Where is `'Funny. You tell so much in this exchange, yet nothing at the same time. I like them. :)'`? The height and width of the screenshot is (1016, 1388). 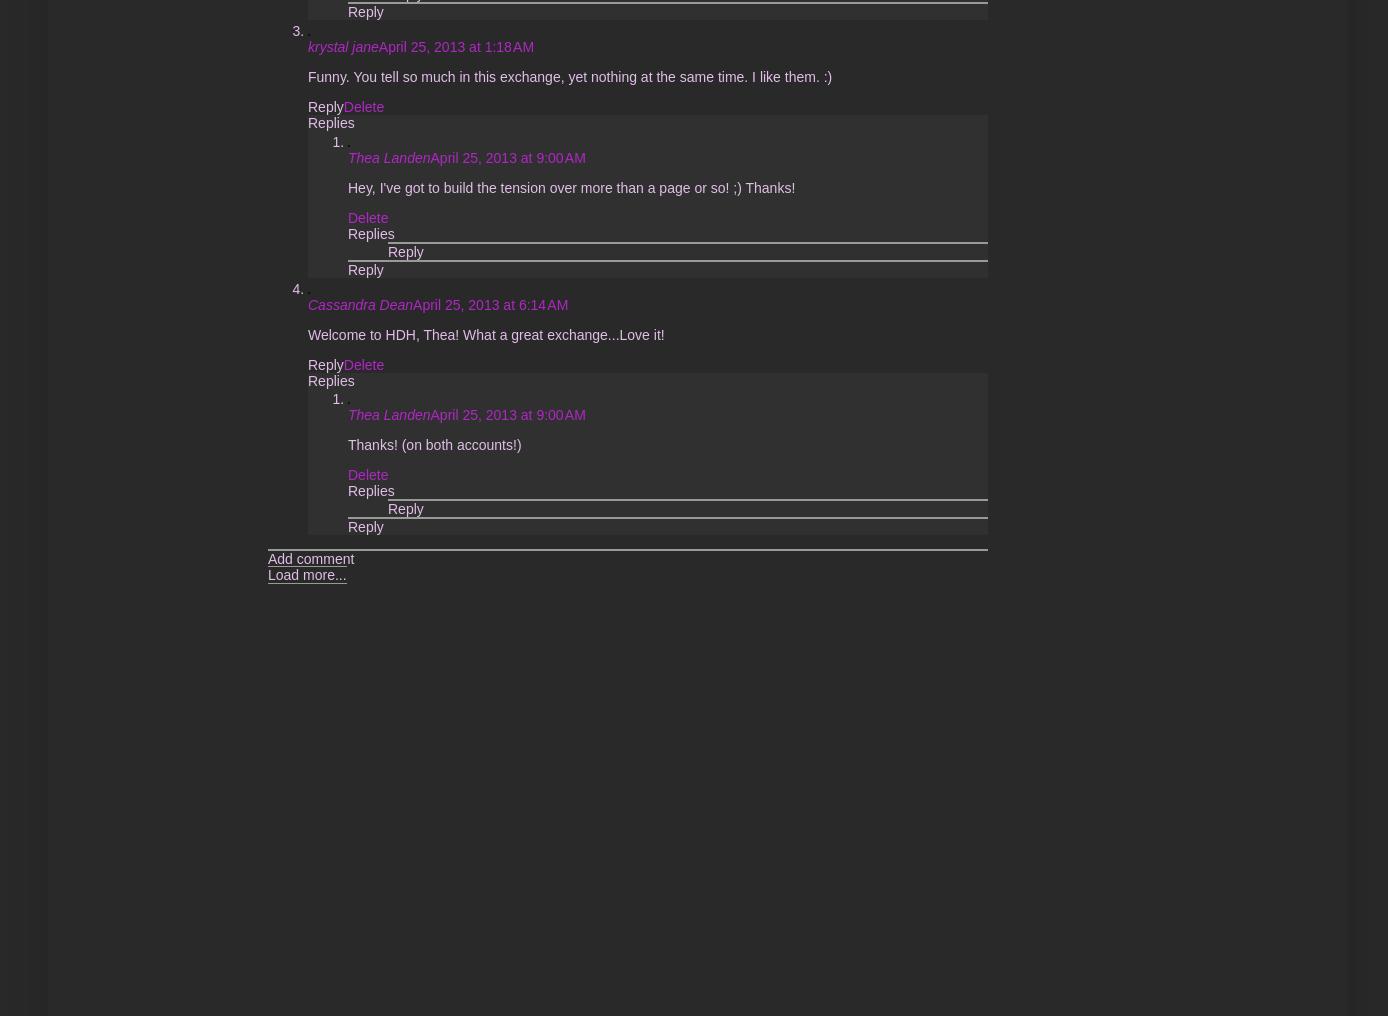
'Funny. You tell so much in this exchange, yet nothing at the same time. I like them. :)' is located at coordinates (306, 75).